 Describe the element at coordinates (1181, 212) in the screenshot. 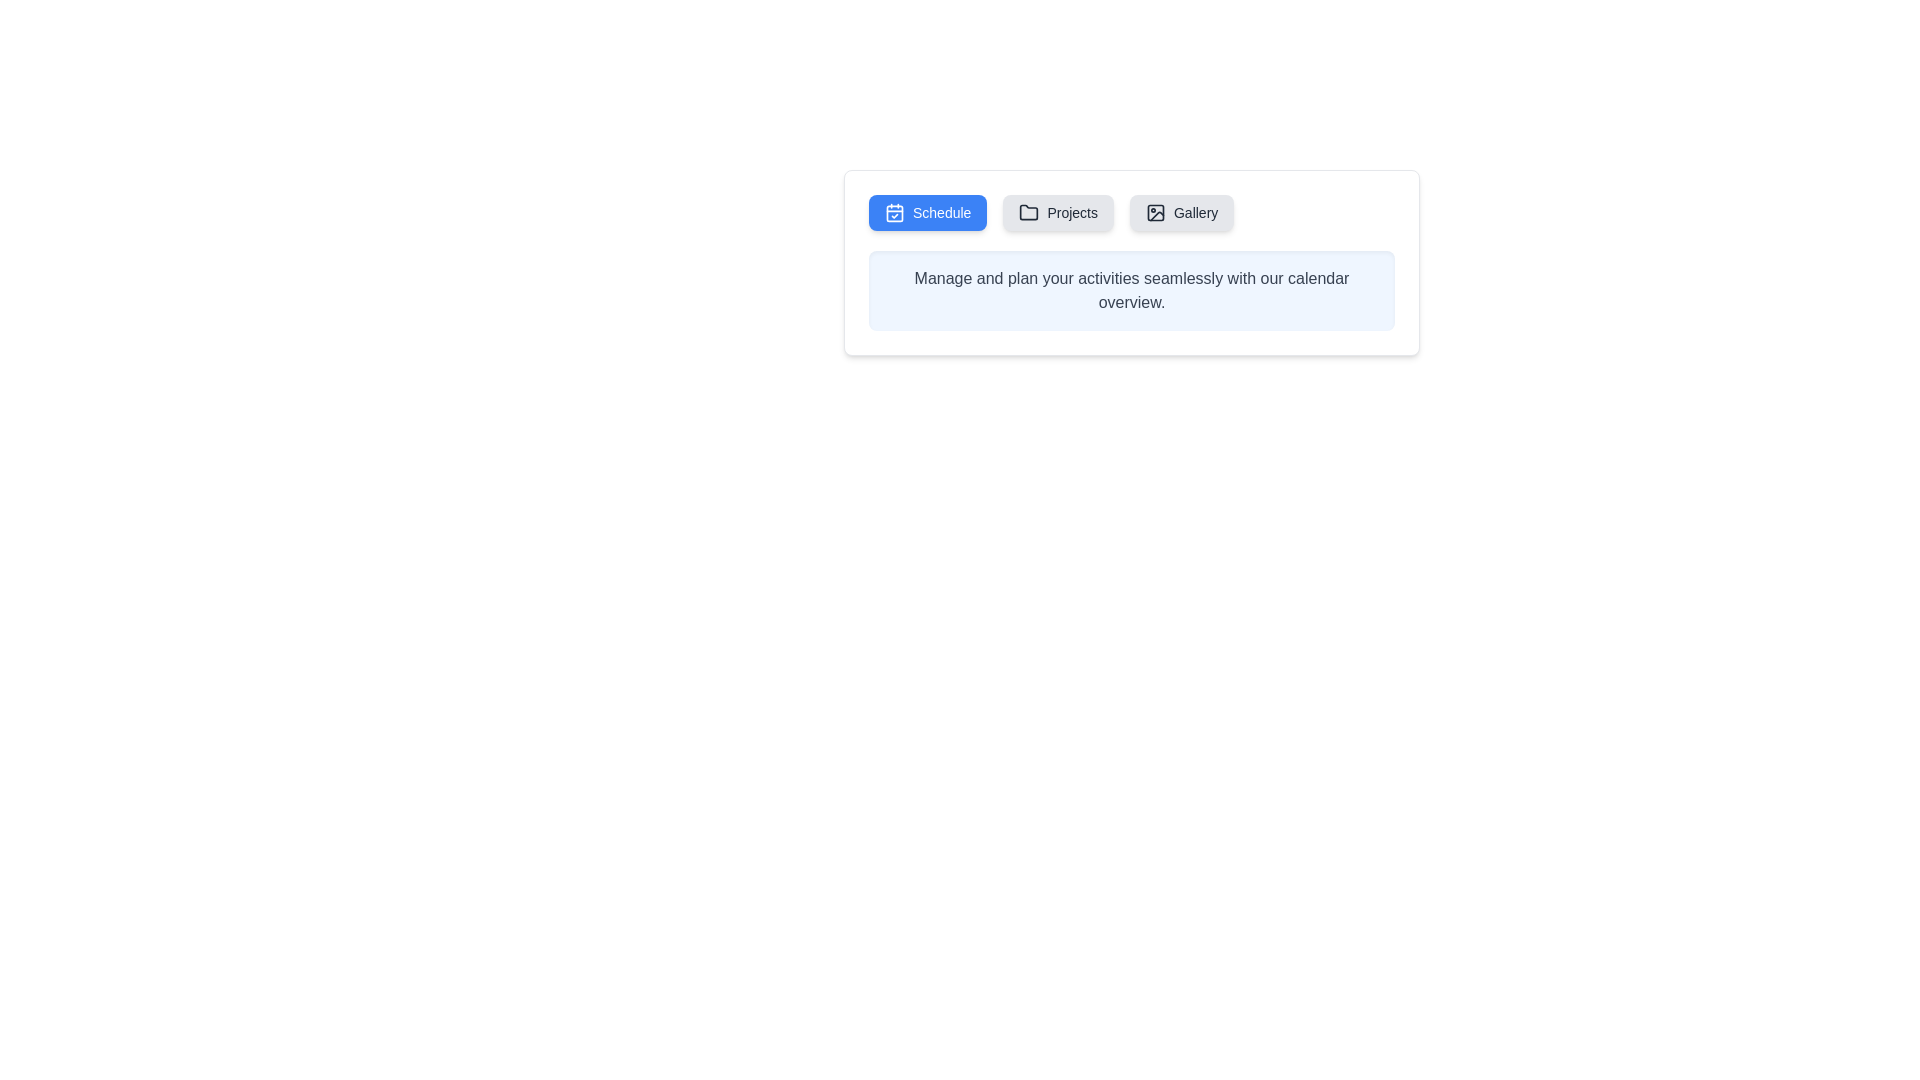

I see `the Gallery tab to observe its hover effect` at that location.